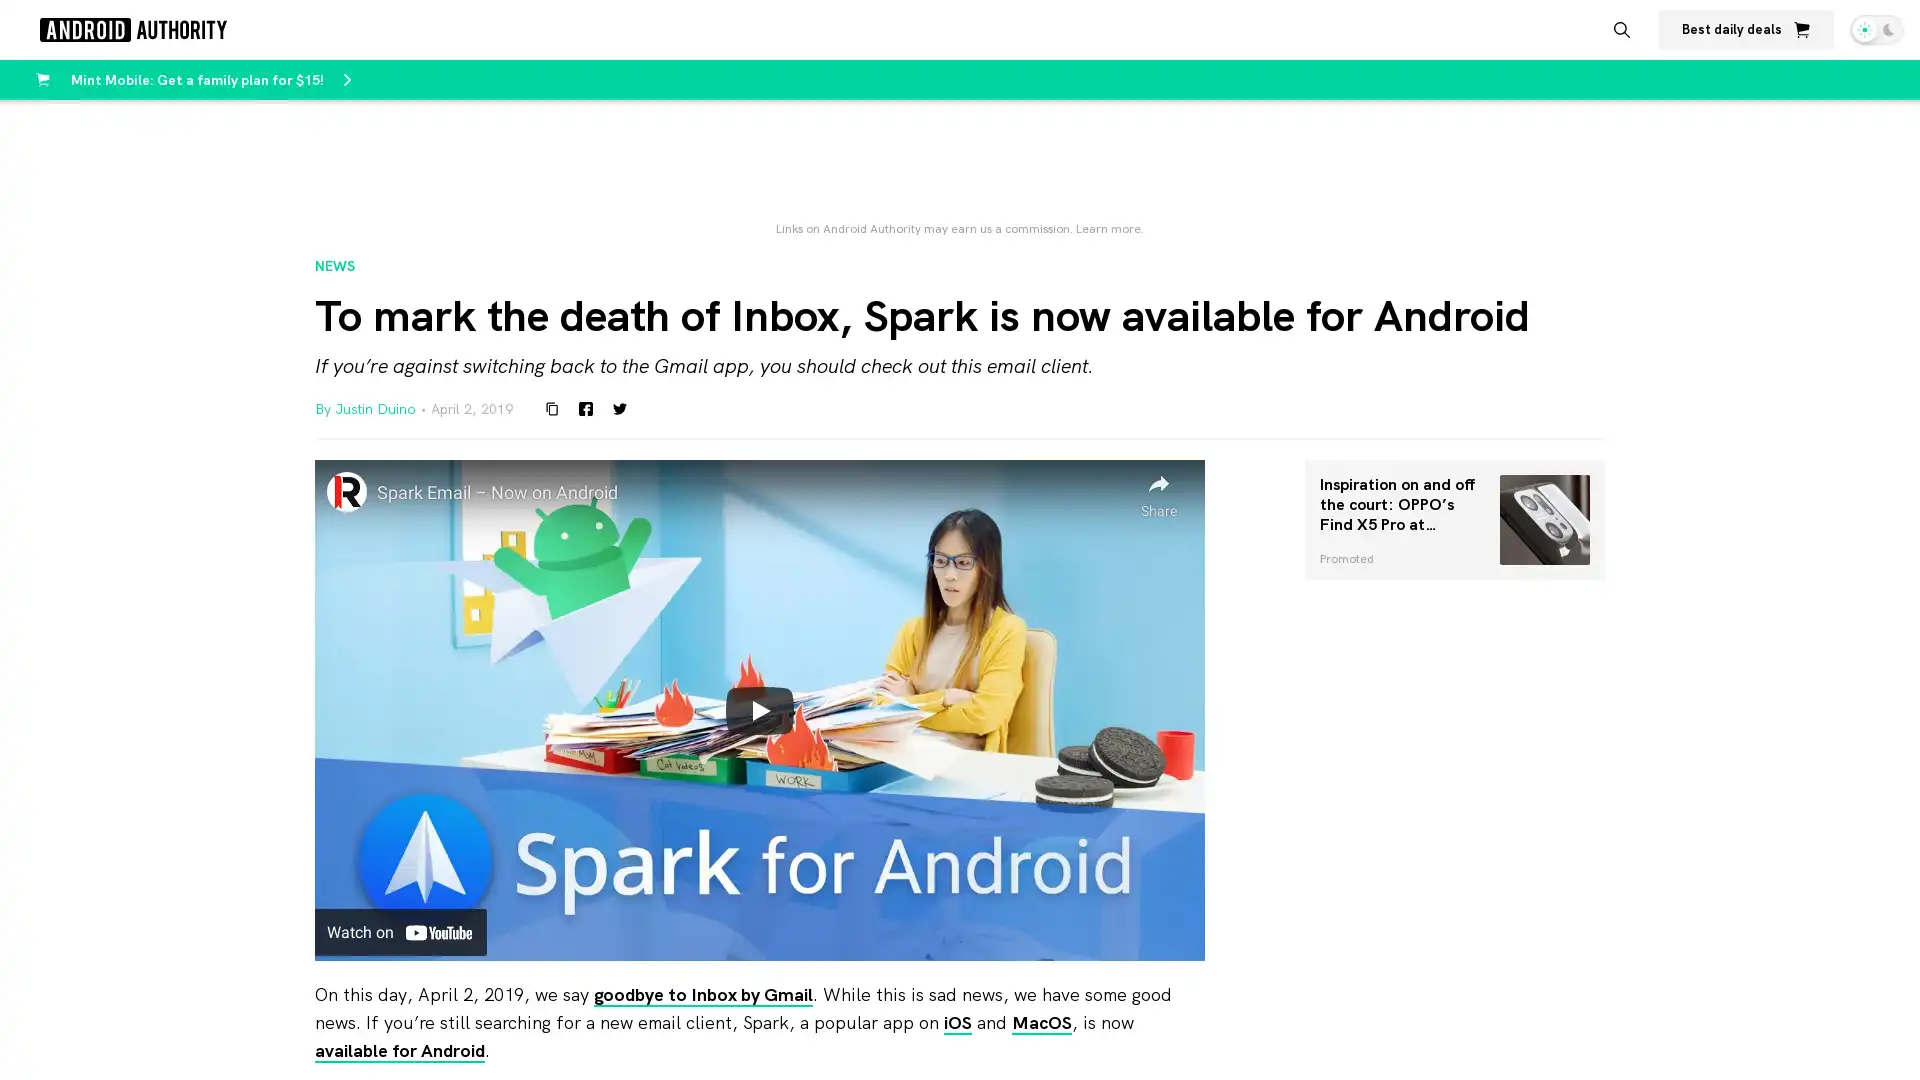 The image size is (1920, 1080). What do you see at coordinates (1875, 29) in the screenshot?
I see `Switch theme` at bounding box center [1875, 29].